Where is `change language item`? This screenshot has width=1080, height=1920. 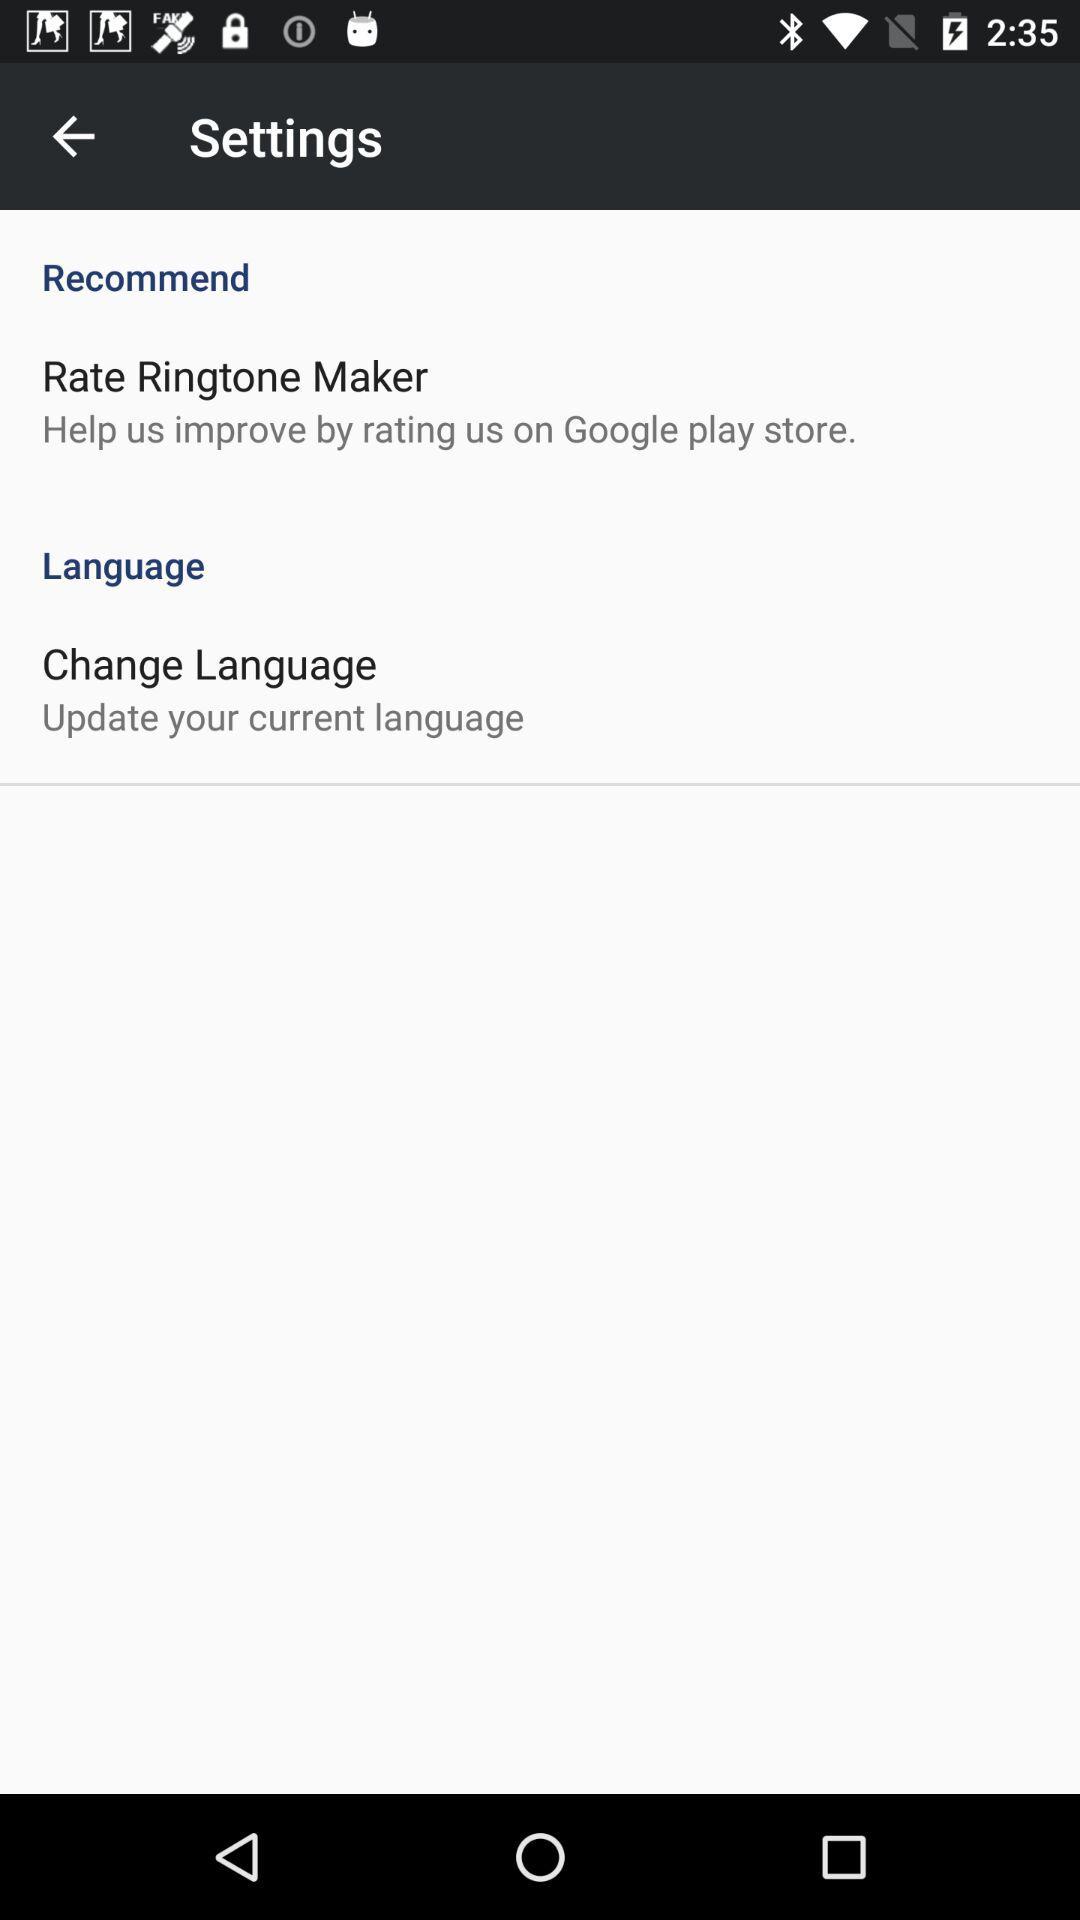
change language item is located at coordinates (209, 662).